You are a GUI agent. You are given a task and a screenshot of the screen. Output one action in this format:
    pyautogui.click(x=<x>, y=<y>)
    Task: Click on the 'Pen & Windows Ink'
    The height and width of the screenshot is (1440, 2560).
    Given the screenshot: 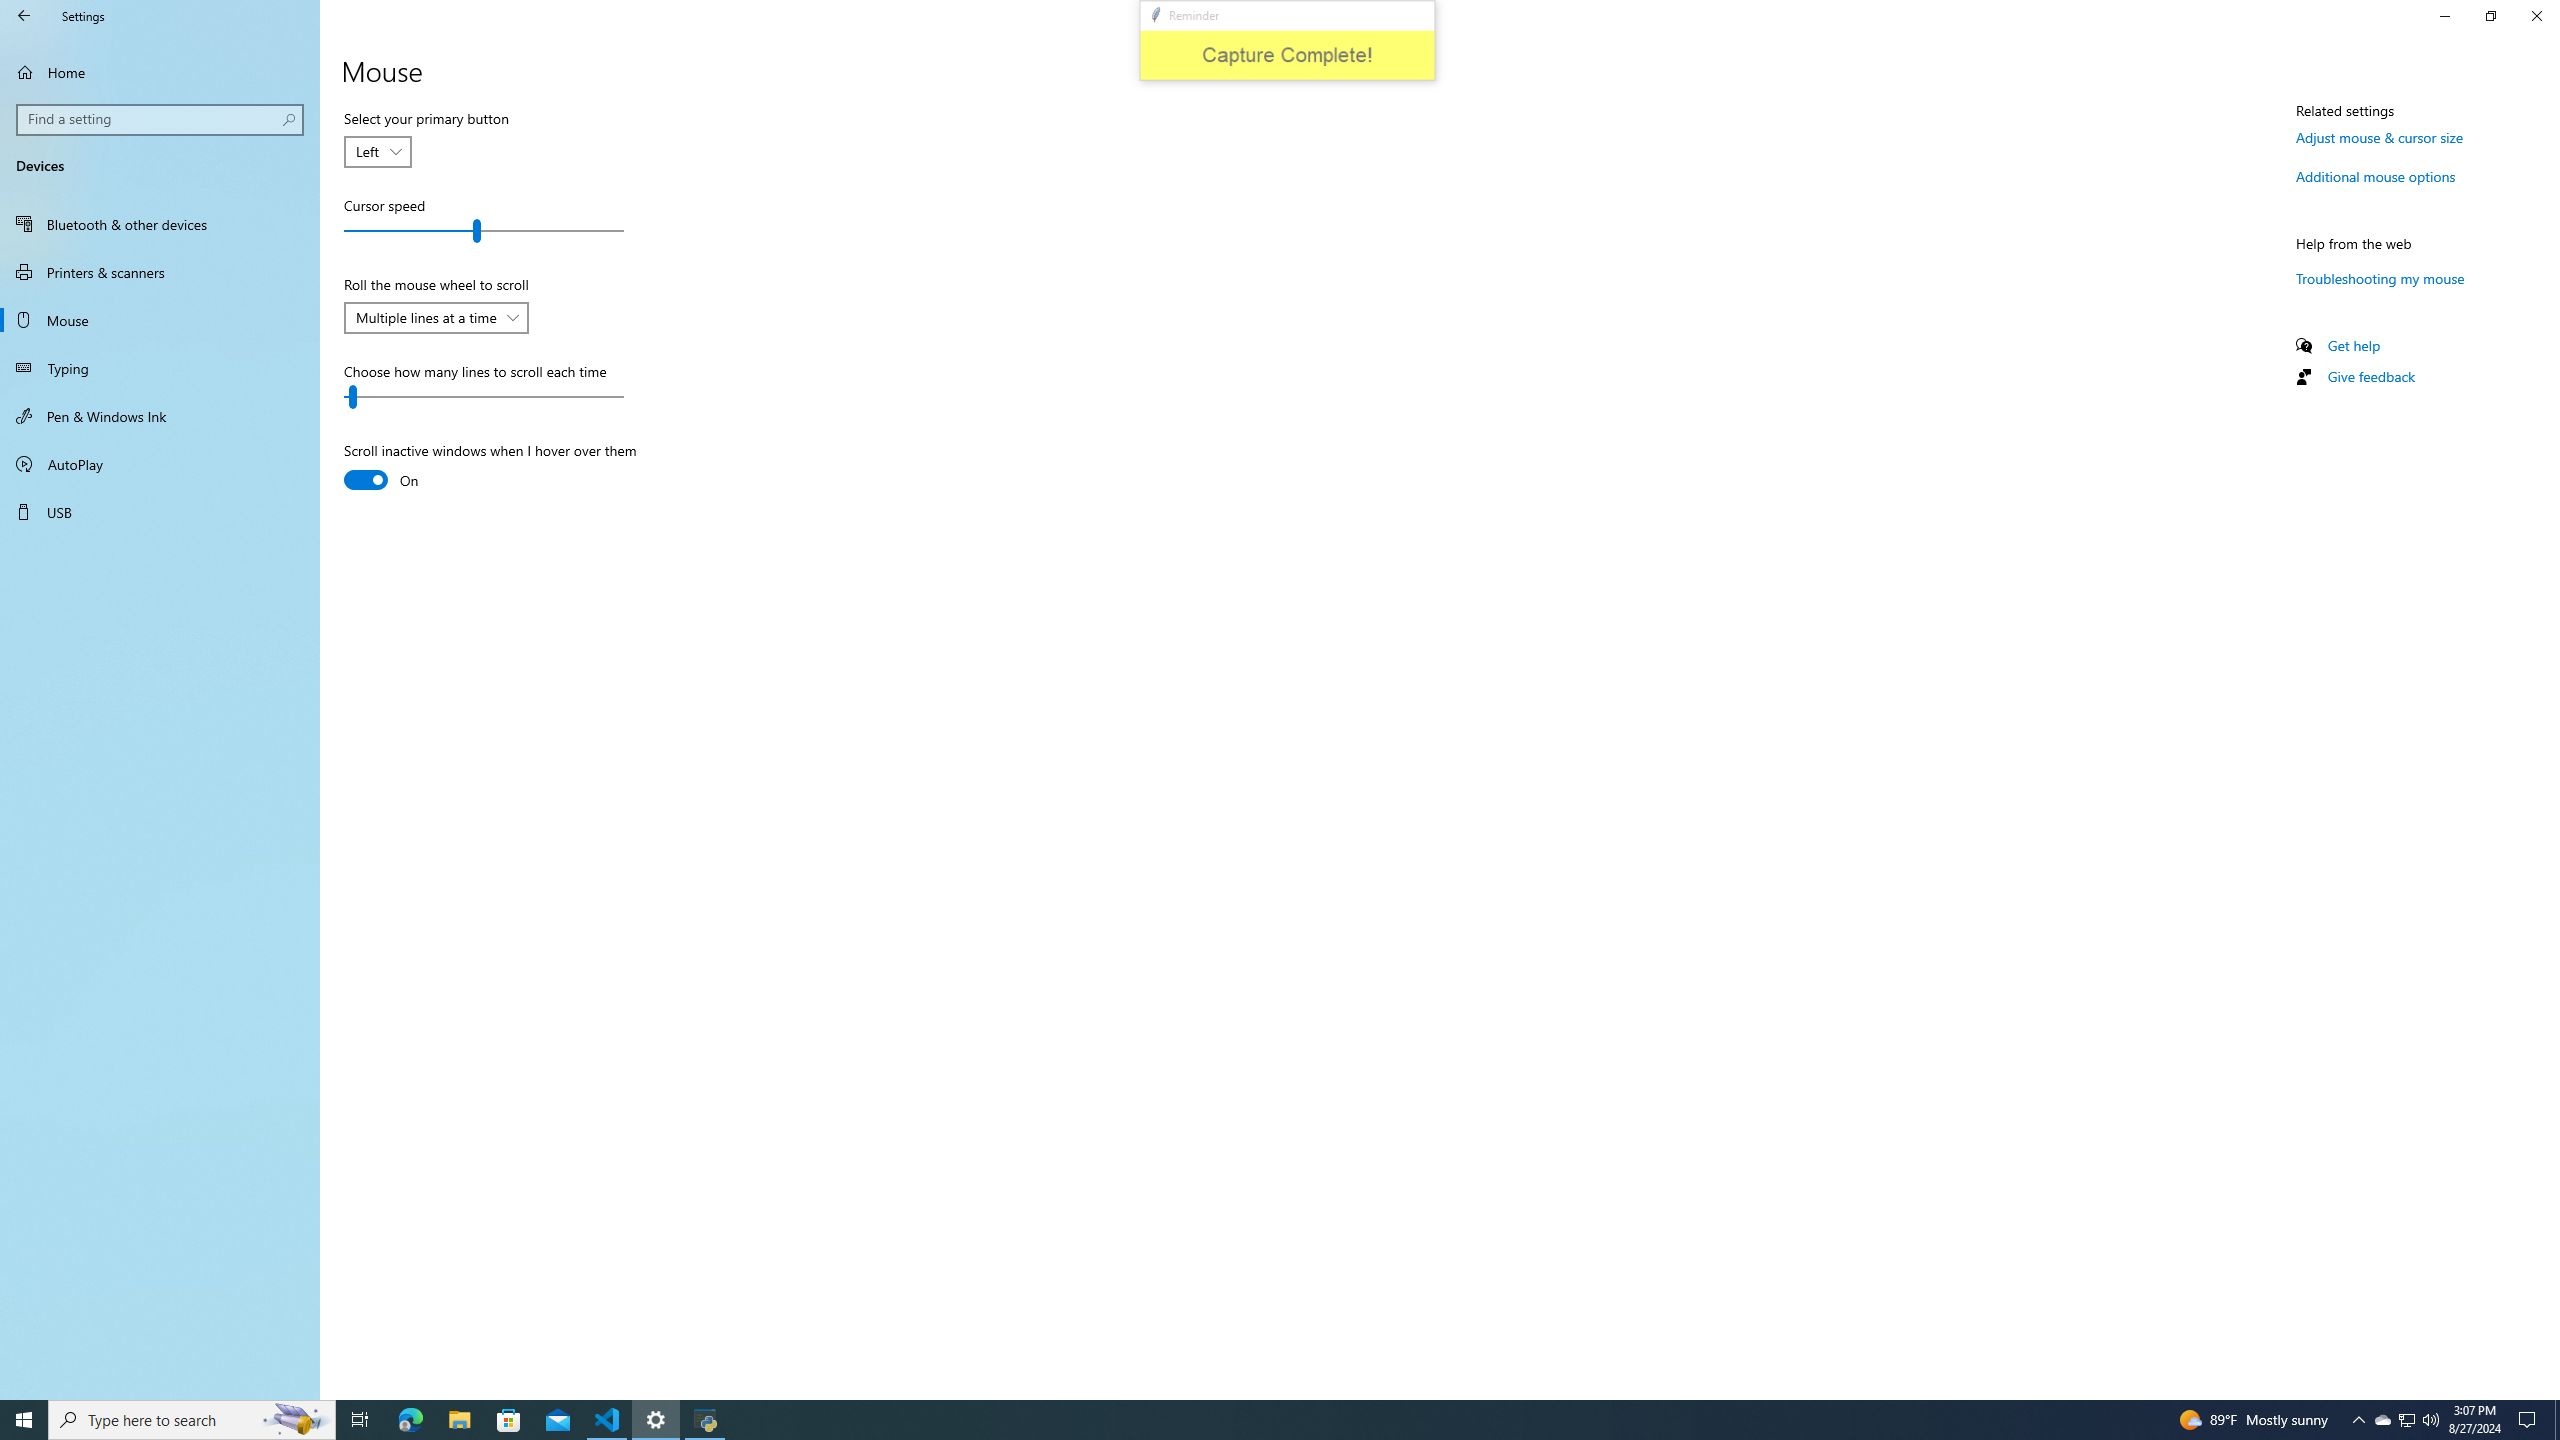 What is the action you would take?
    pyautogui.click(x=159, y=415)
    